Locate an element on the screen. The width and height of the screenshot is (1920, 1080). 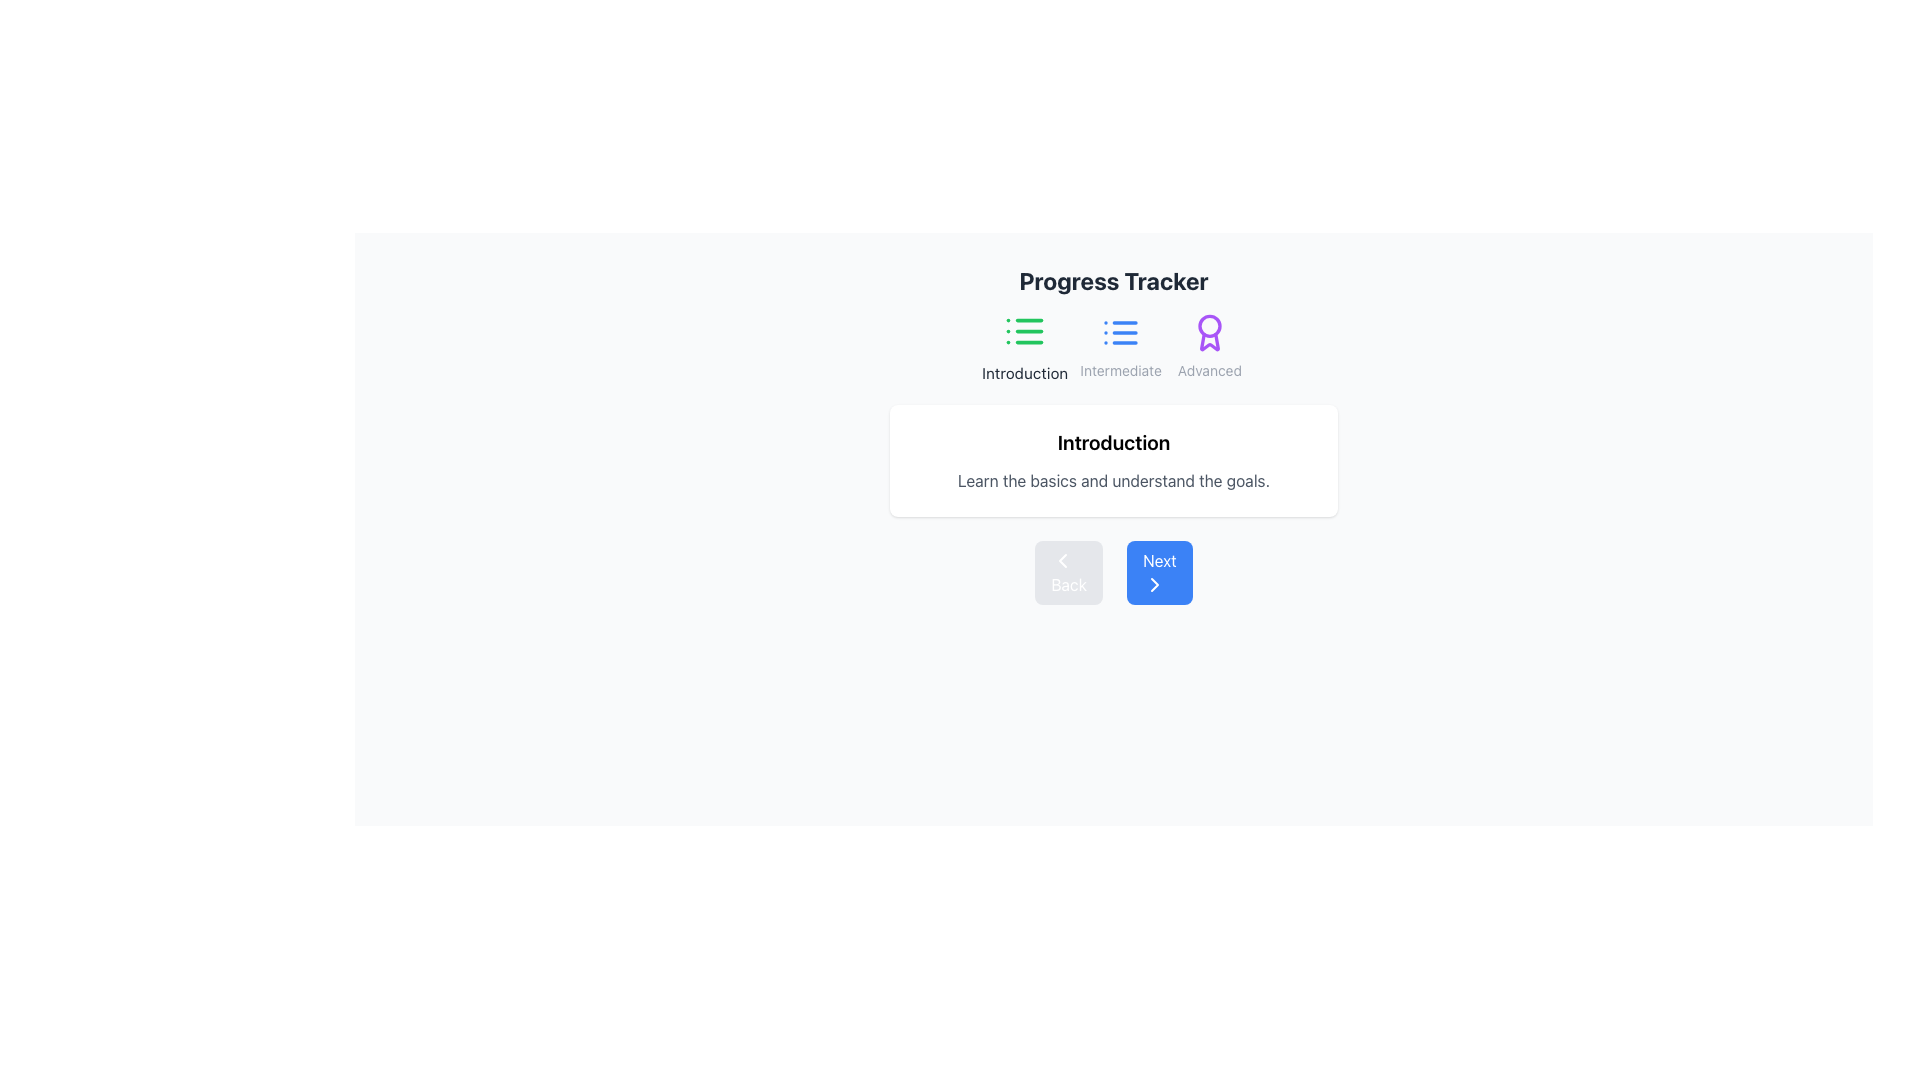
the circular decorative element at the top of the award ribbon icon, which is styled in purple and white is located at coordinates (1208, 325).